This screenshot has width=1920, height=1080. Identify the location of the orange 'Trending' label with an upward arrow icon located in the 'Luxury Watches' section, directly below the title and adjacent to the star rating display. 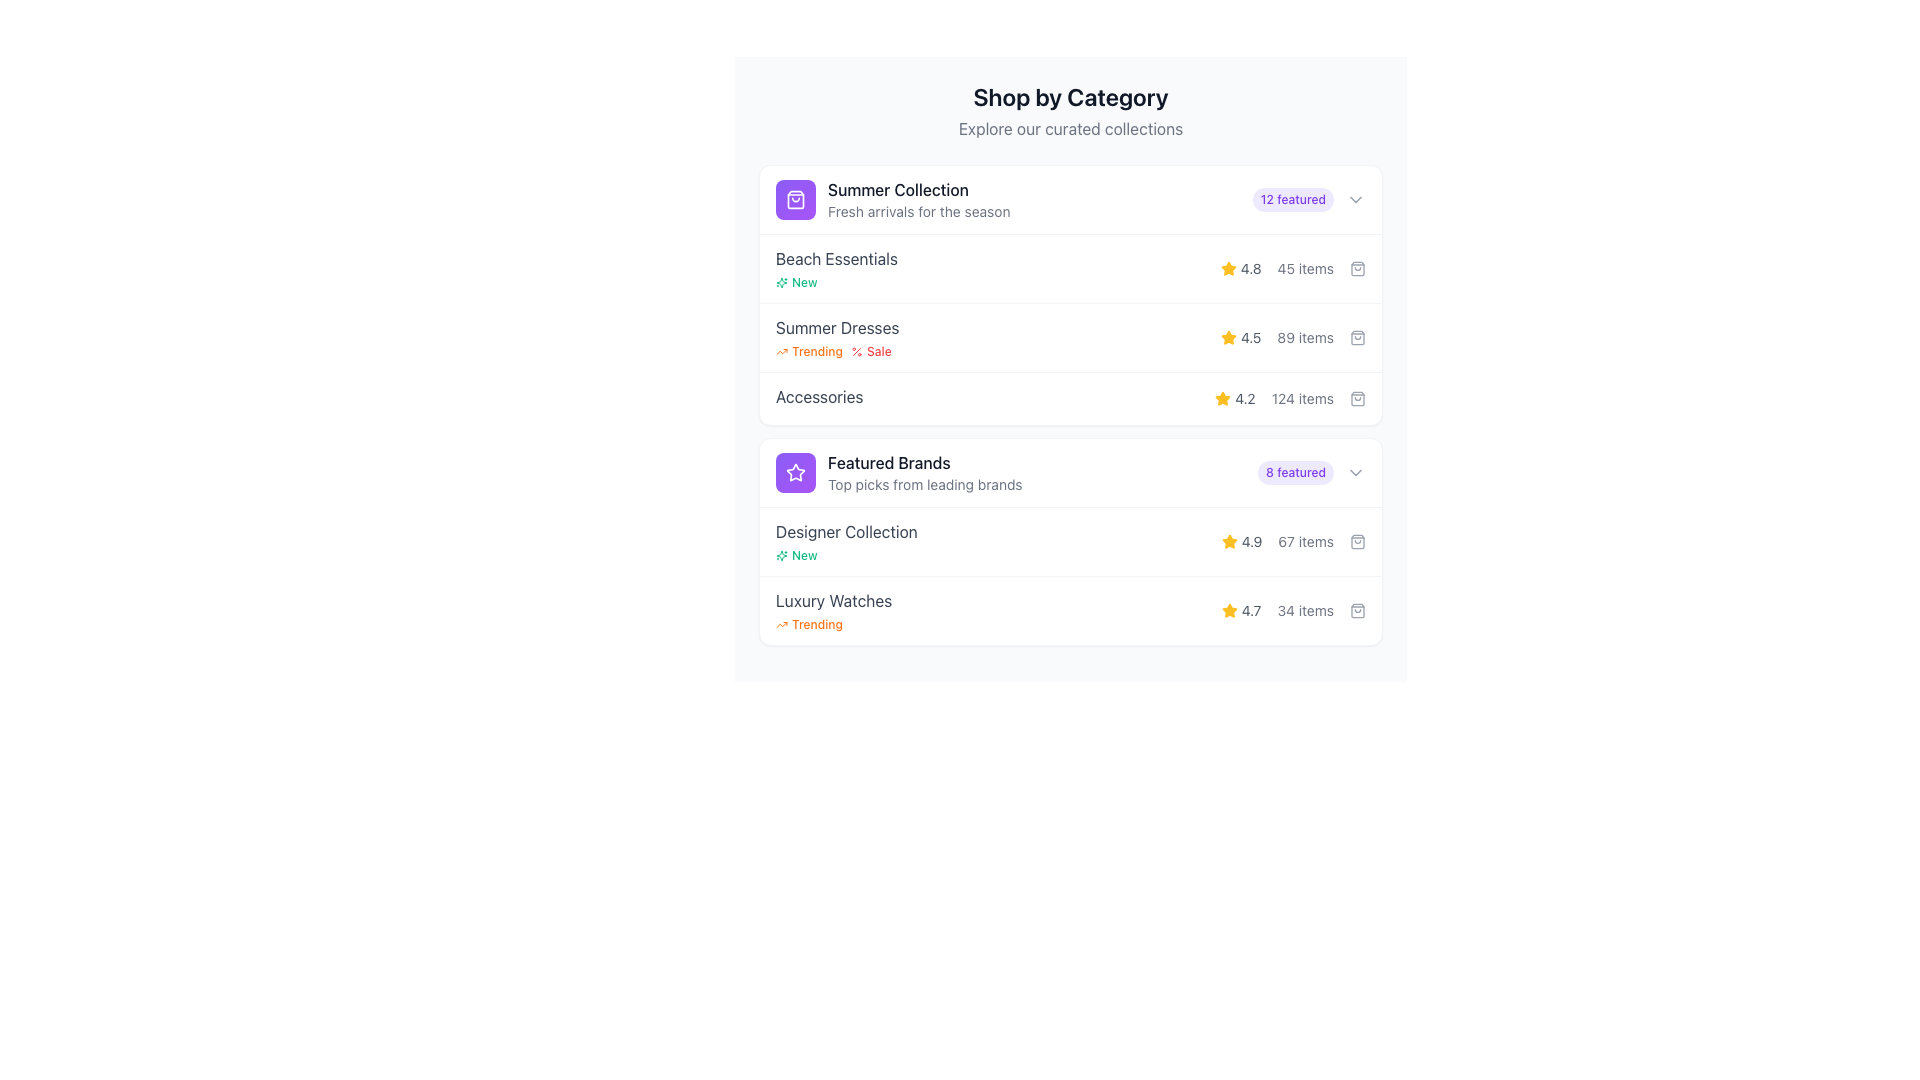
(834, 623).